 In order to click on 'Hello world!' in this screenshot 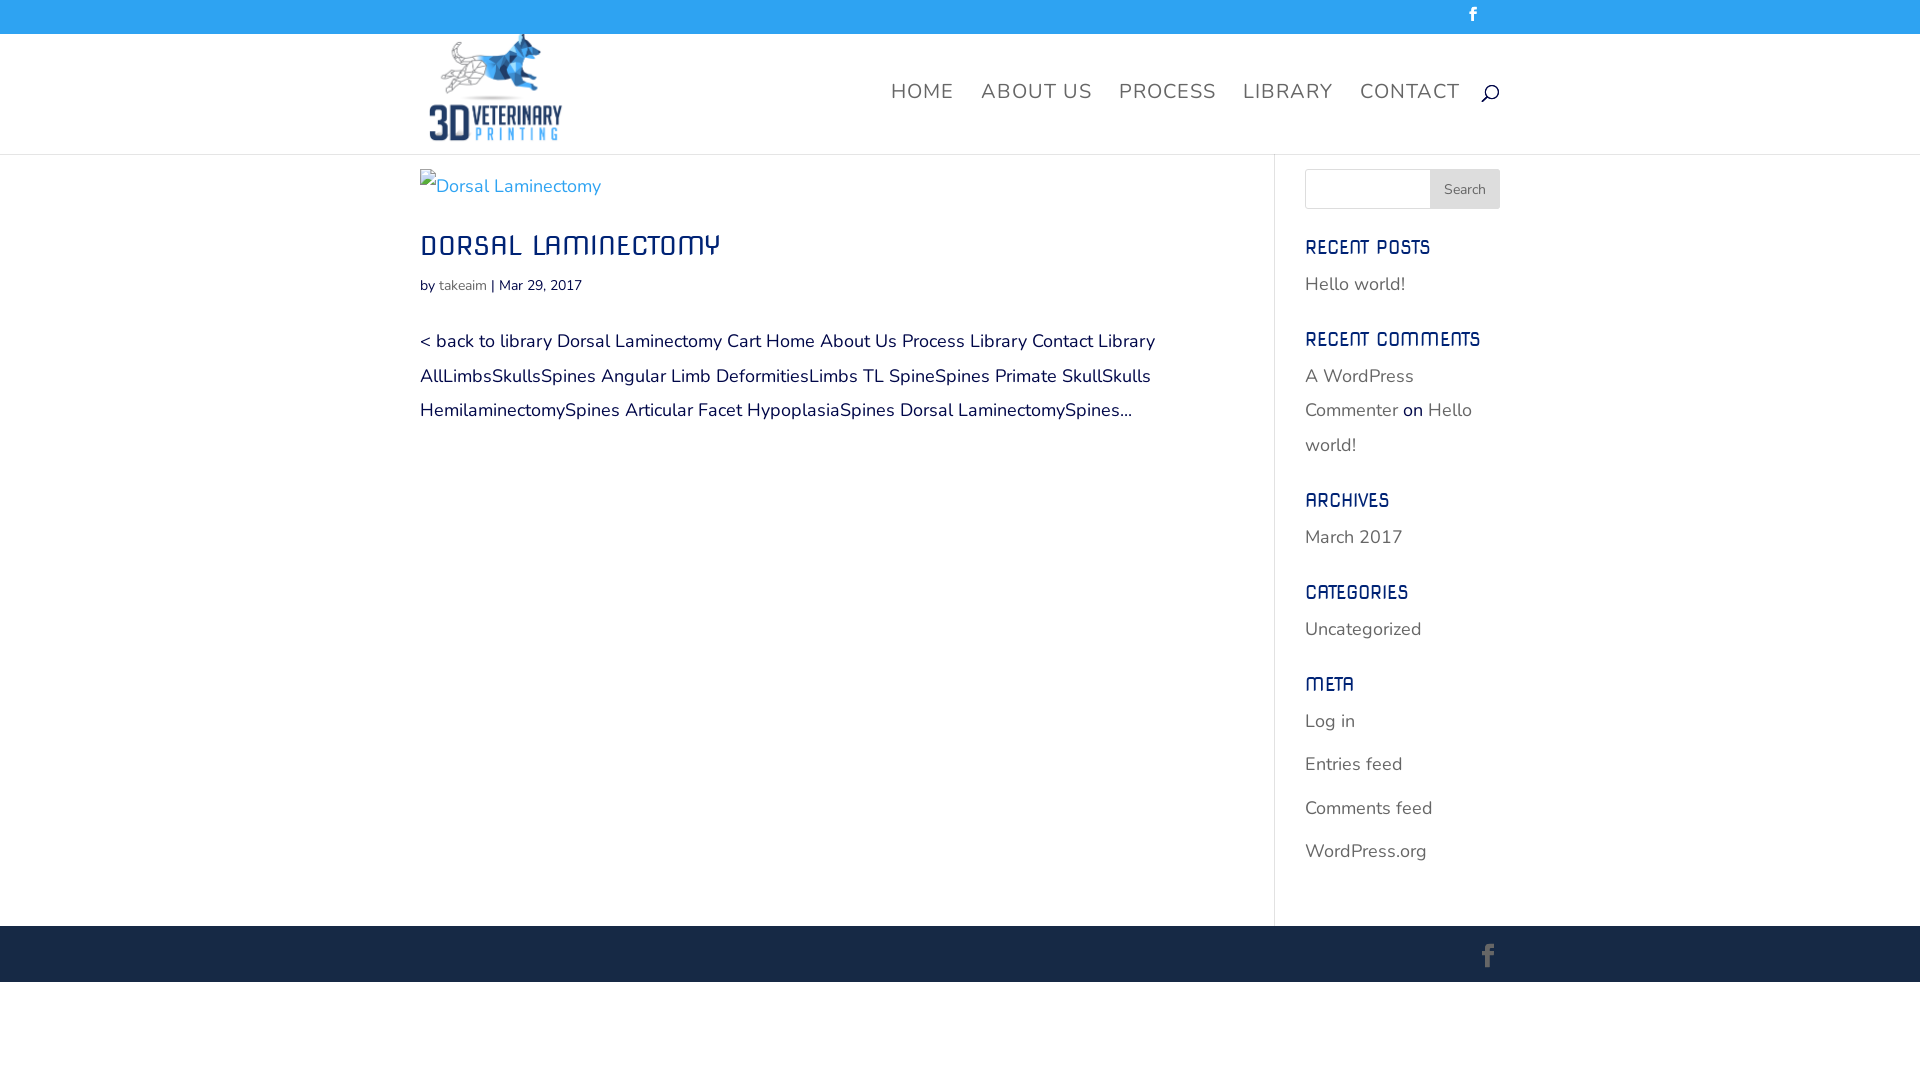, I will do `click(1354, 284)`.